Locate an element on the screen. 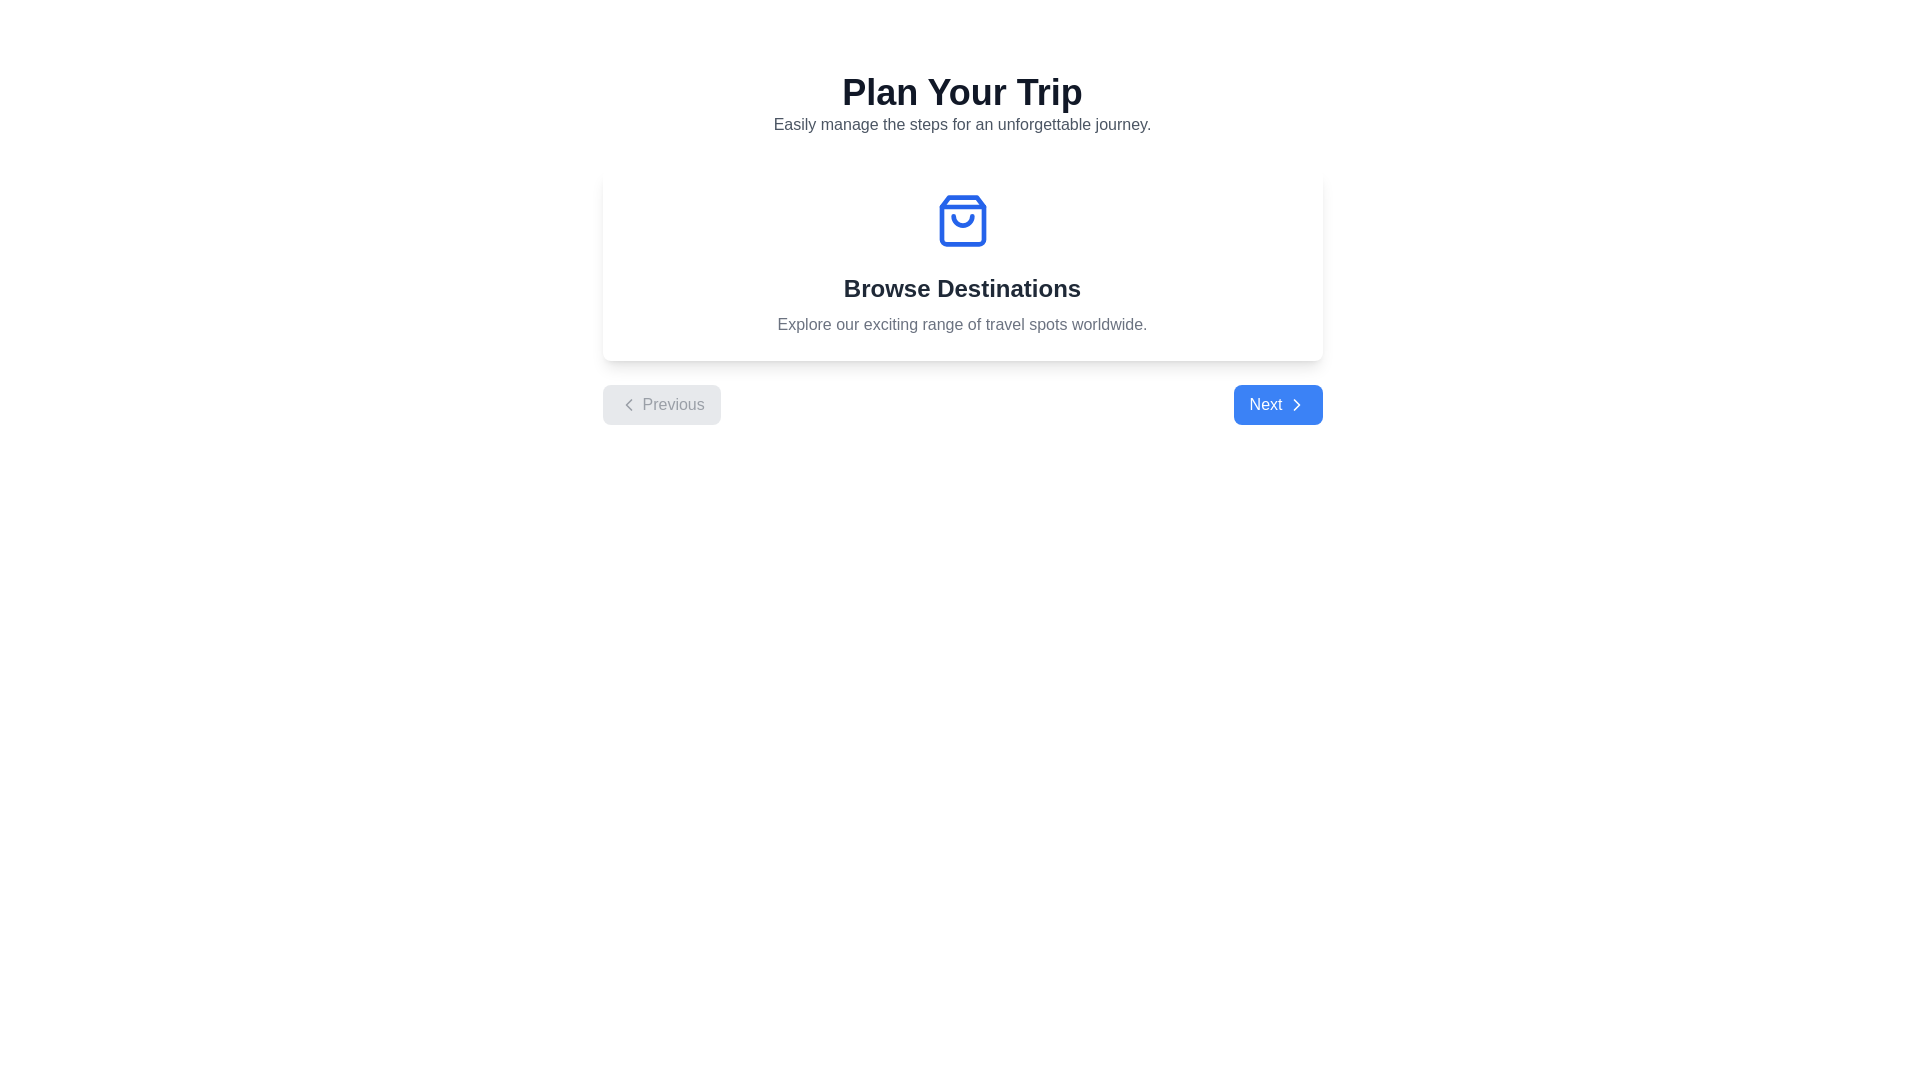 Image resolution: width=1920 pixels, height=1080 pixels. the plain text element that reads 'Easily manage the steps for an unforgettable journey.' which is styled in gray and located directly beneath the title 'Plan Your Trip.' is located at coordinates (962, 124).